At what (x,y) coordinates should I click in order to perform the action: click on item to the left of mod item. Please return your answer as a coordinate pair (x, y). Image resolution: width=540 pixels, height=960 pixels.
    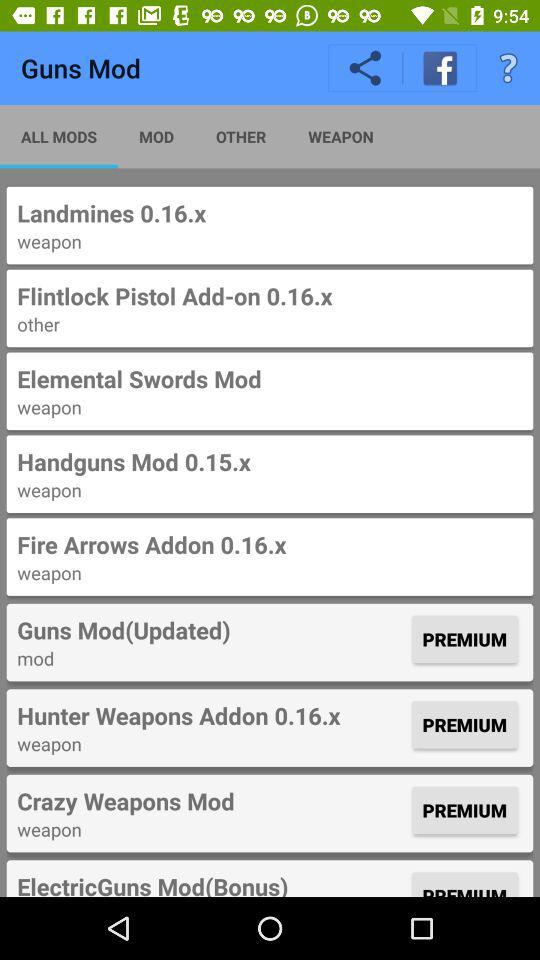
    Looking at the image, I should click on (59, 135).